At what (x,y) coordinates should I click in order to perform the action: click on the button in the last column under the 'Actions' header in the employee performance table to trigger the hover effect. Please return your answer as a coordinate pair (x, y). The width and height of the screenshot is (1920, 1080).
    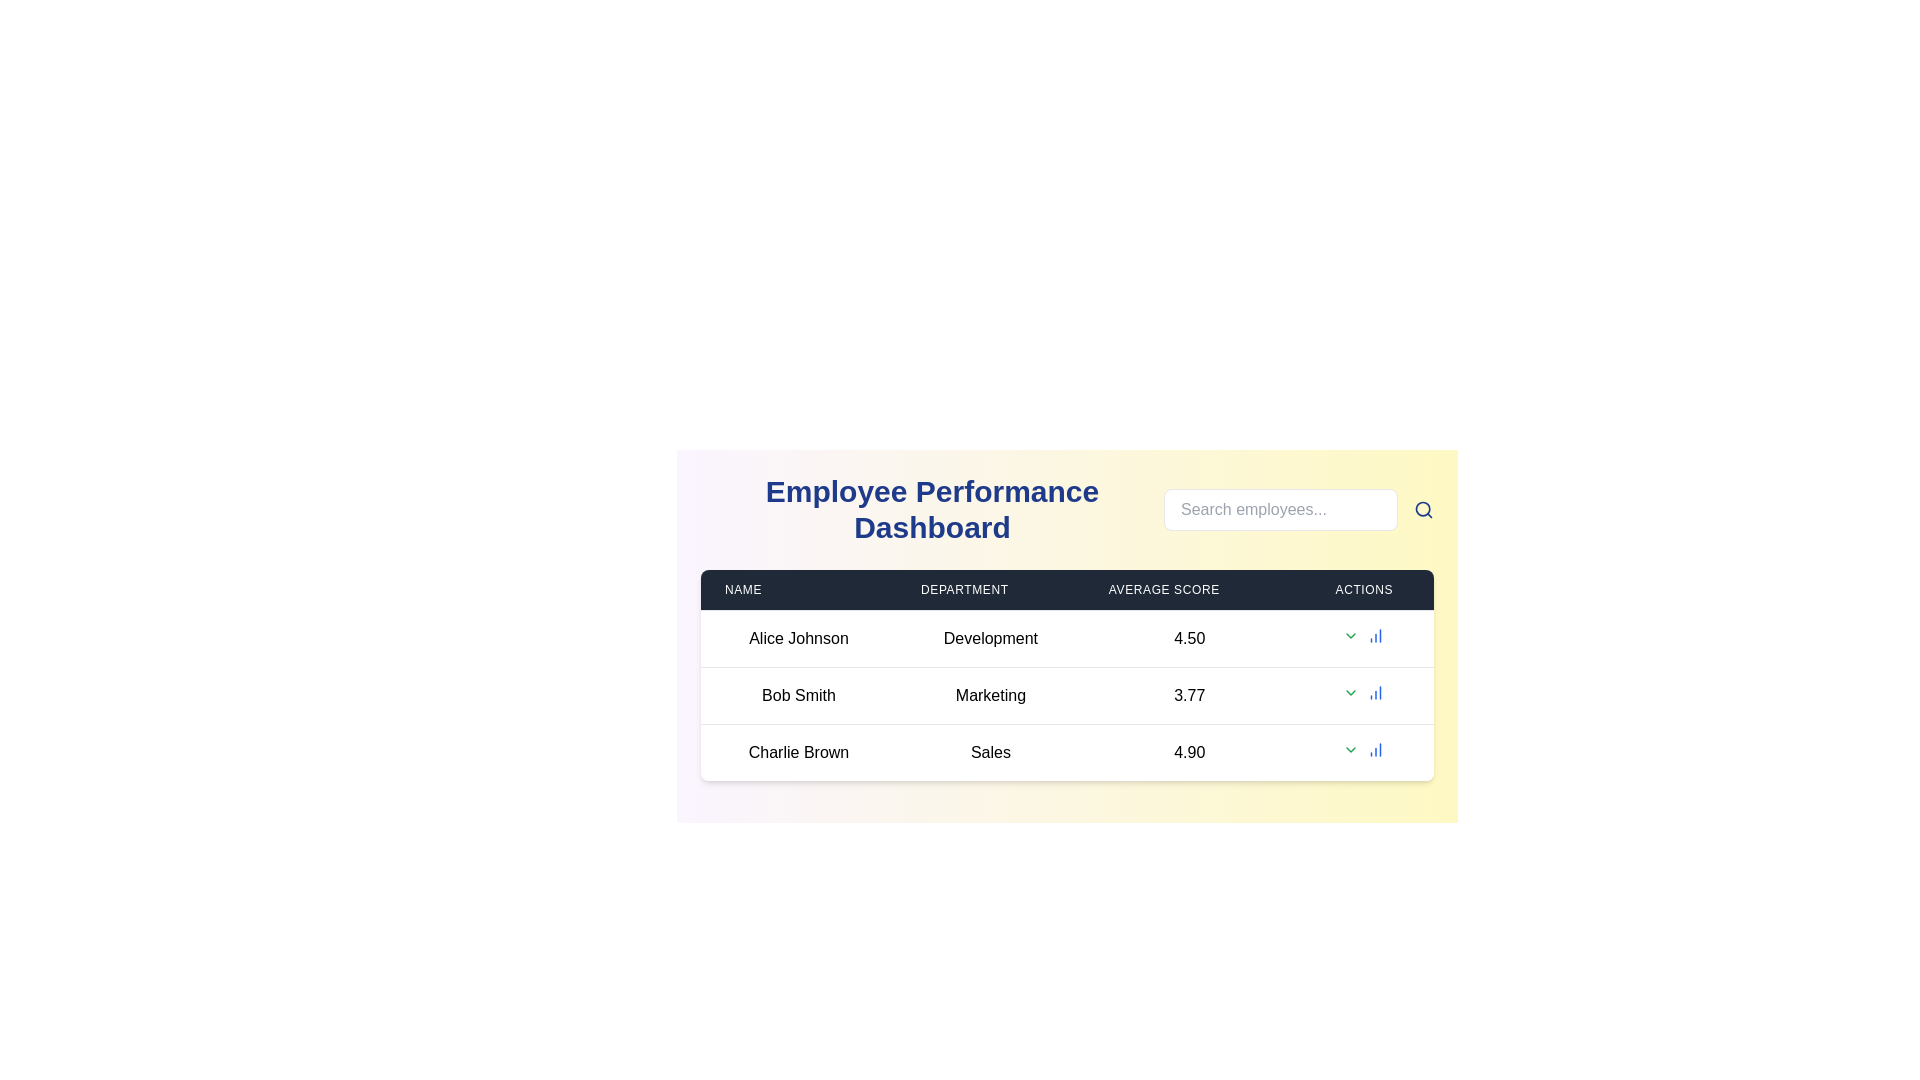
    Looking at the image, I should click on (1375, 749).